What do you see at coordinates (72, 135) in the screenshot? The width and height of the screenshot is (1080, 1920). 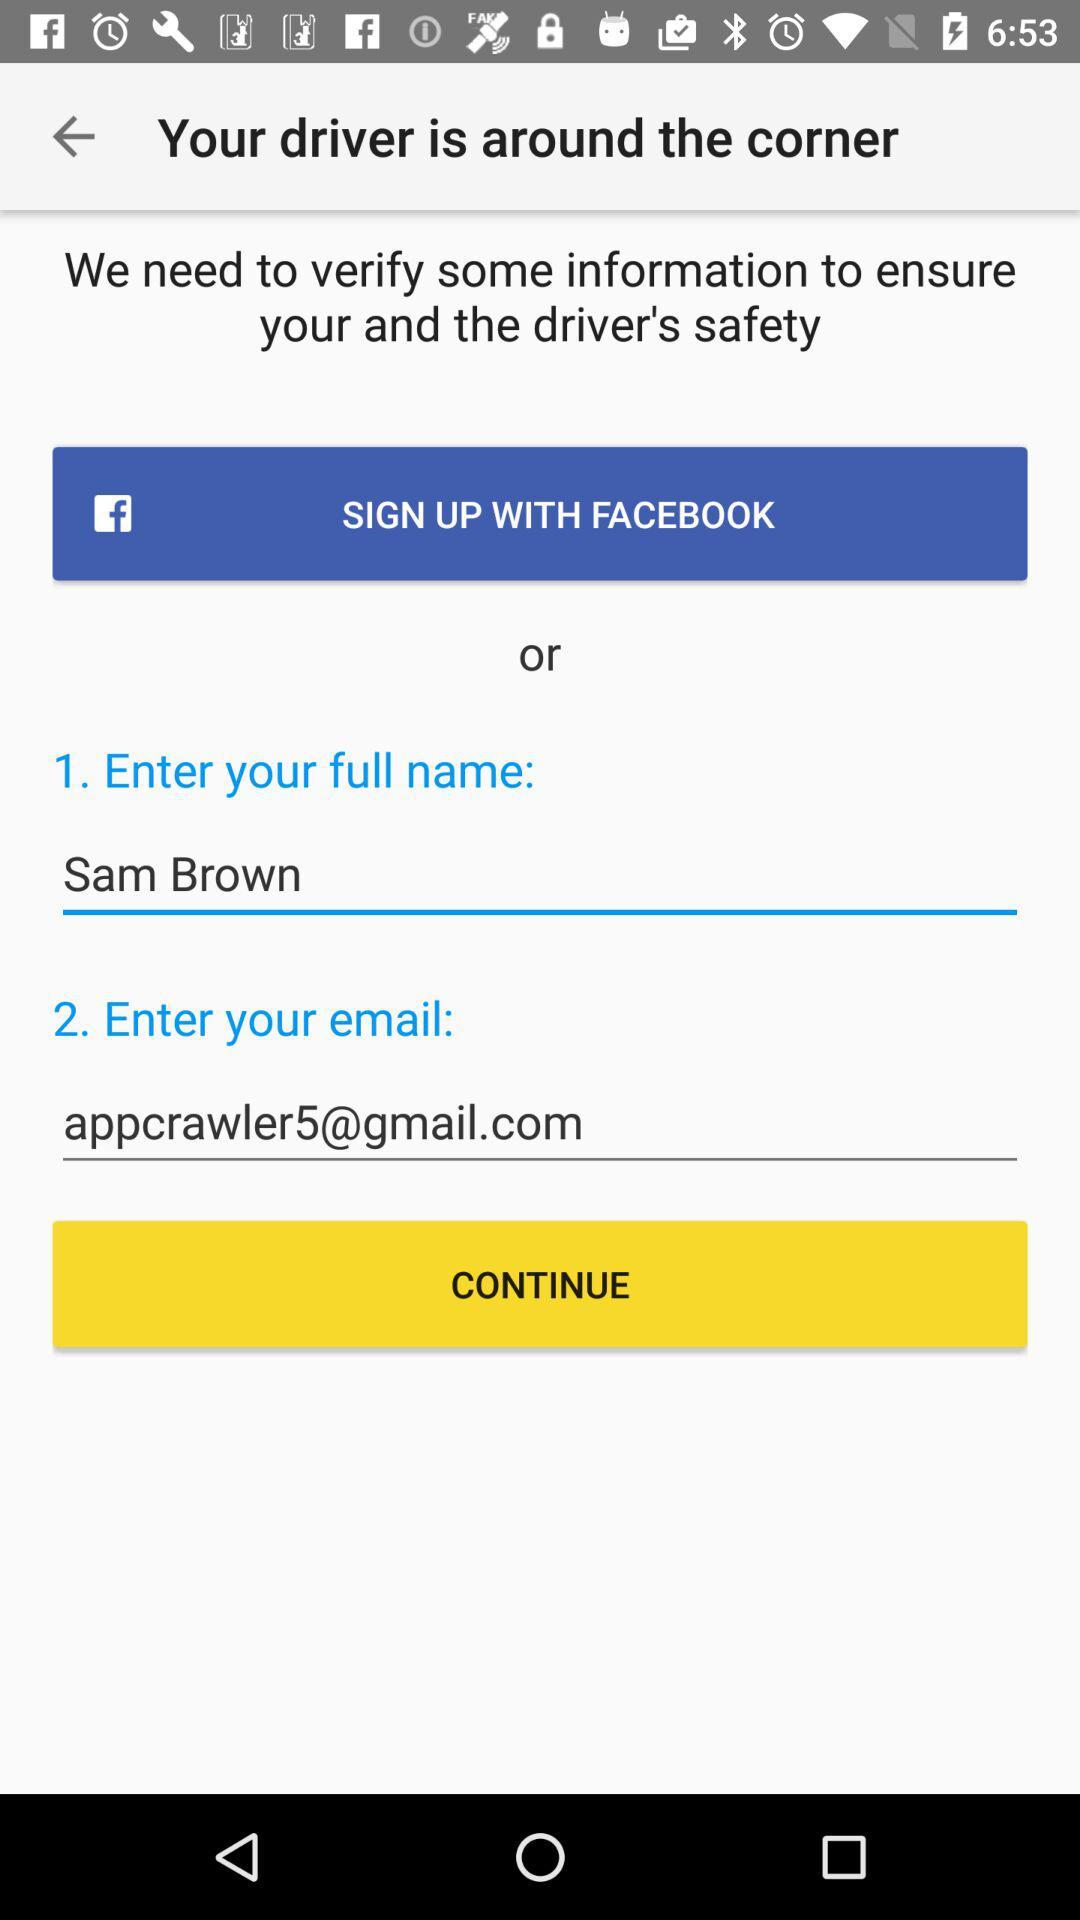 I see `icon to the left of the your driver is item` at bounding box center [72, 135].